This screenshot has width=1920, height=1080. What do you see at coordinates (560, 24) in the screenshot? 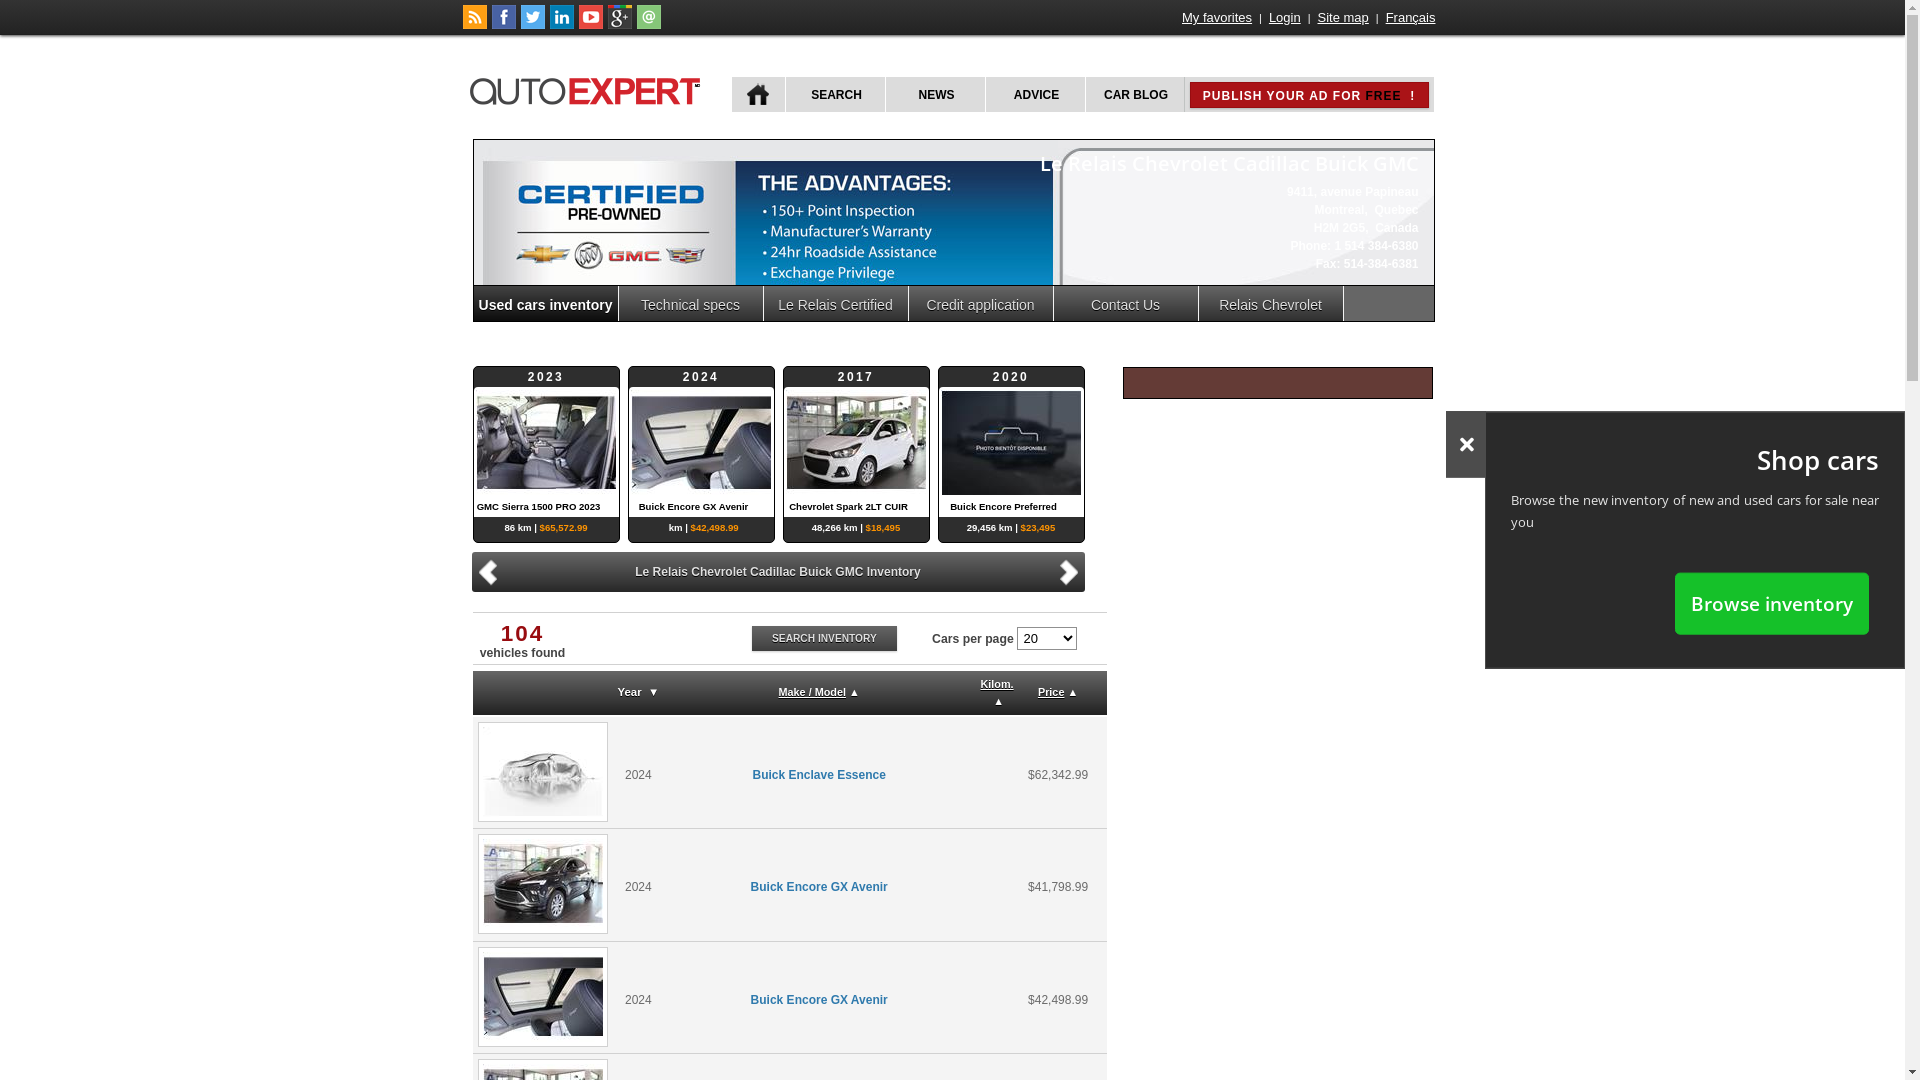
I see `'Follow Publications Le Guide Inc. on LinkedIn'` at bounding box center [560, 24].